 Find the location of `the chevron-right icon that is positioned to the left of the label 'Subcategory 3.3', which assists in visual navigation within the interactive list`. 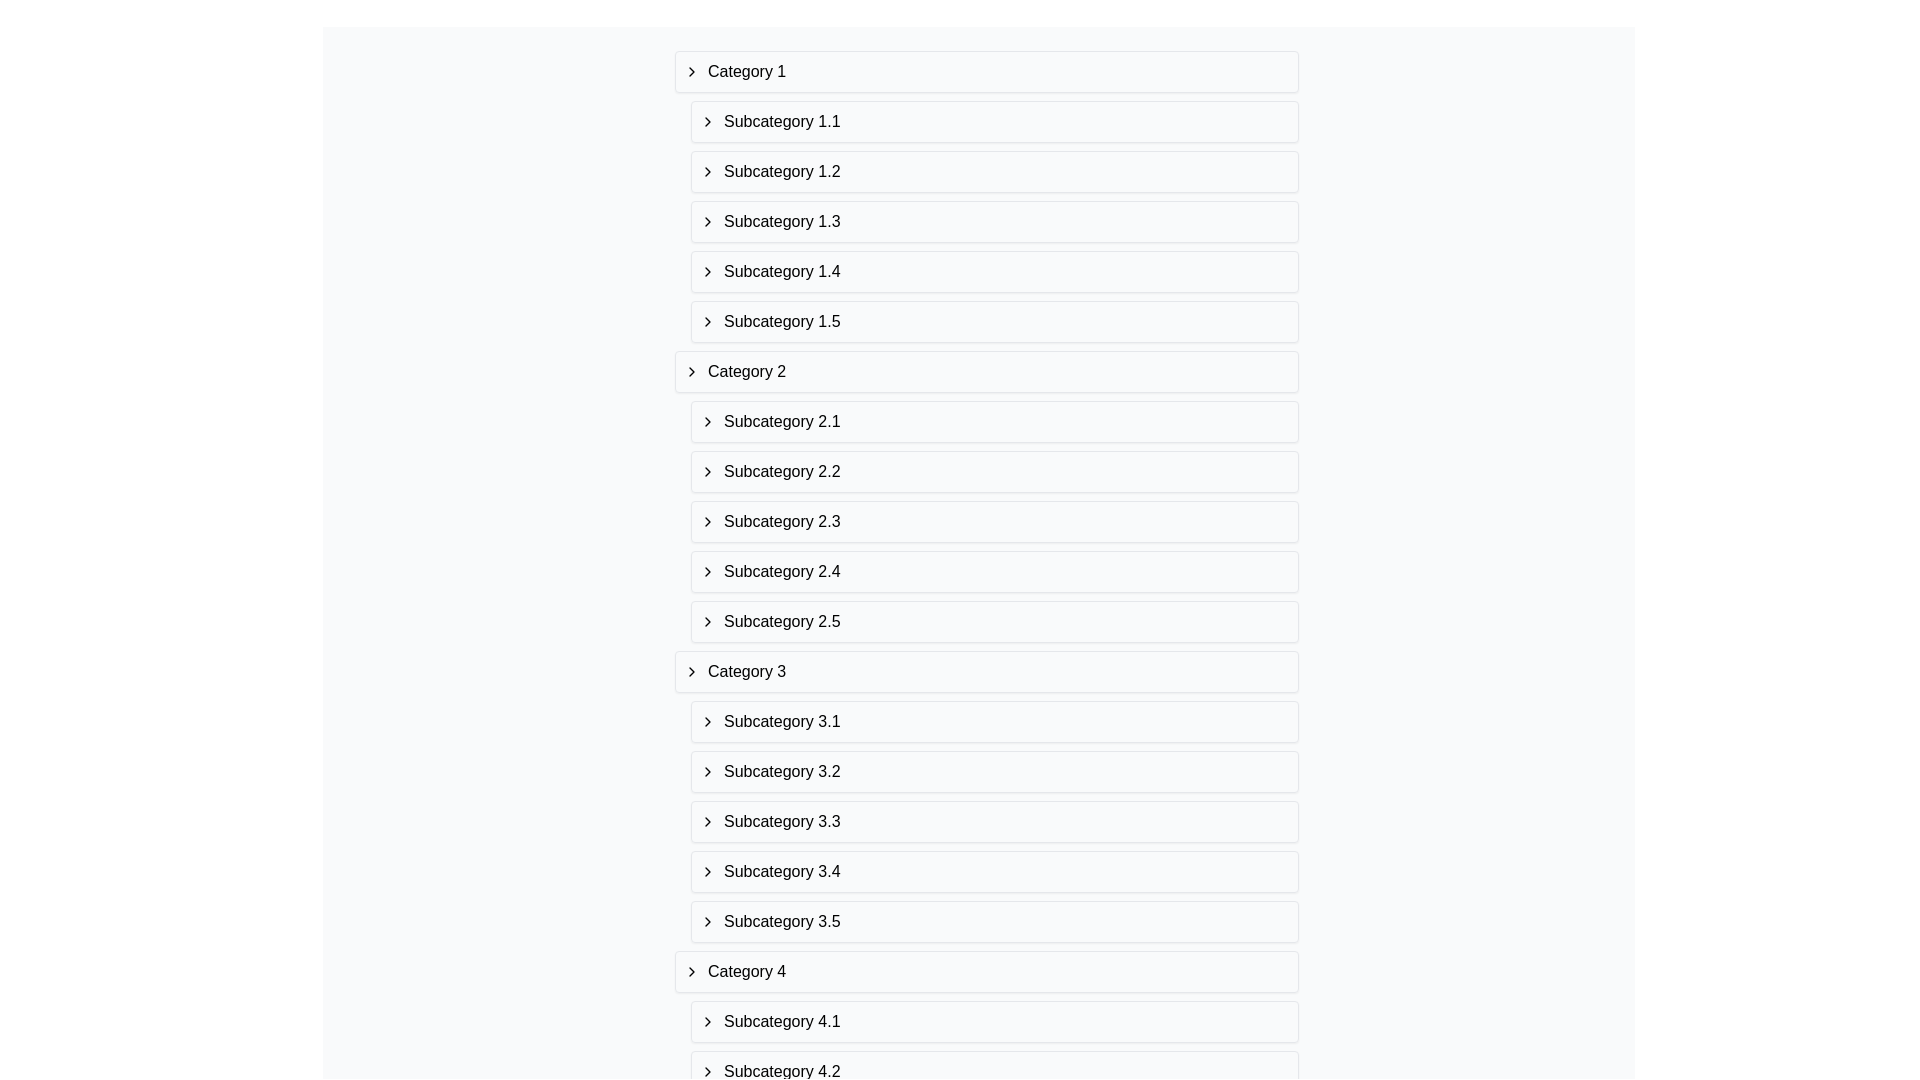

the chevron-right icon that is positioned to the left of the label 'Subcategory 3.3', which assists in visual navigation within the interactive list is located at coordinates (708, 821).